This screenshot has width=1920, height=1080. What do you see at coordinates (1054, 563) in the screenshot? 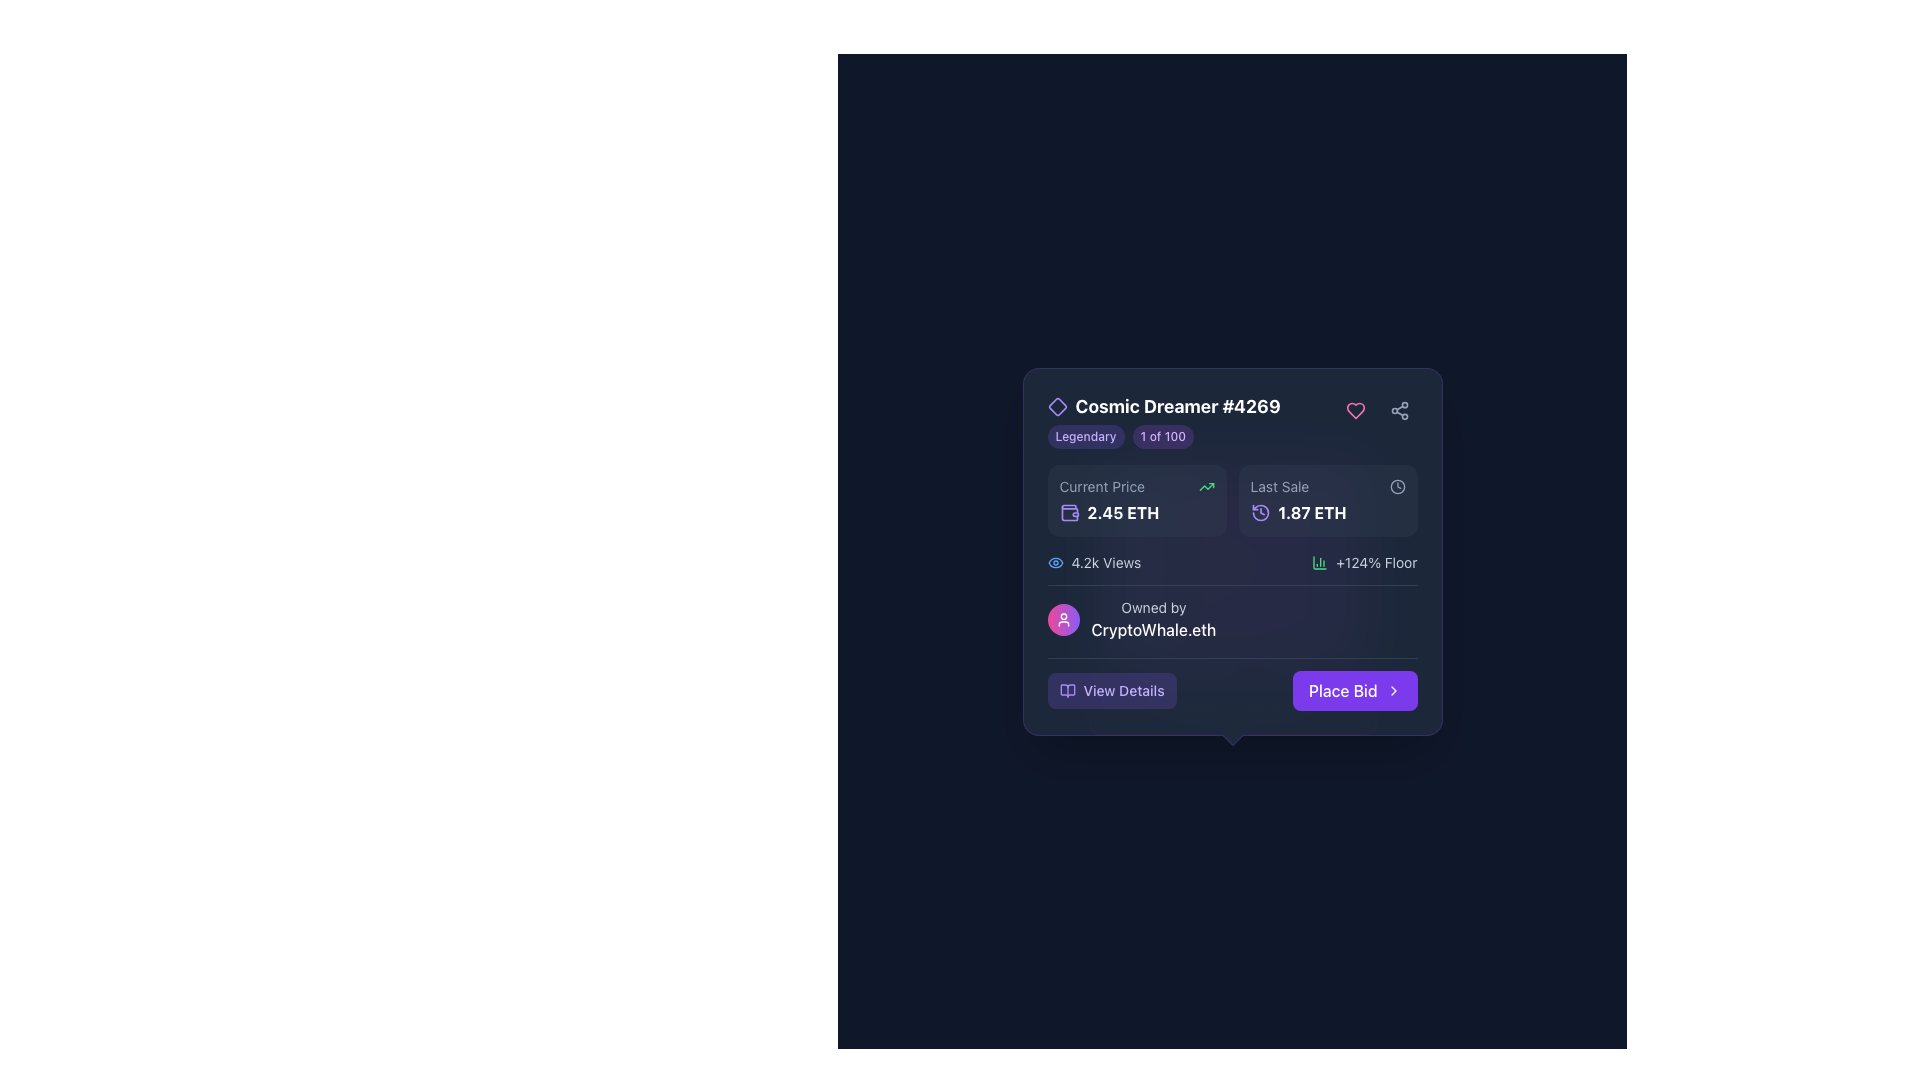
I see `the blue eye icon that symbolizes visibility, located to the left of the text '4.2k Views'` at bounding box center [1054, 563].